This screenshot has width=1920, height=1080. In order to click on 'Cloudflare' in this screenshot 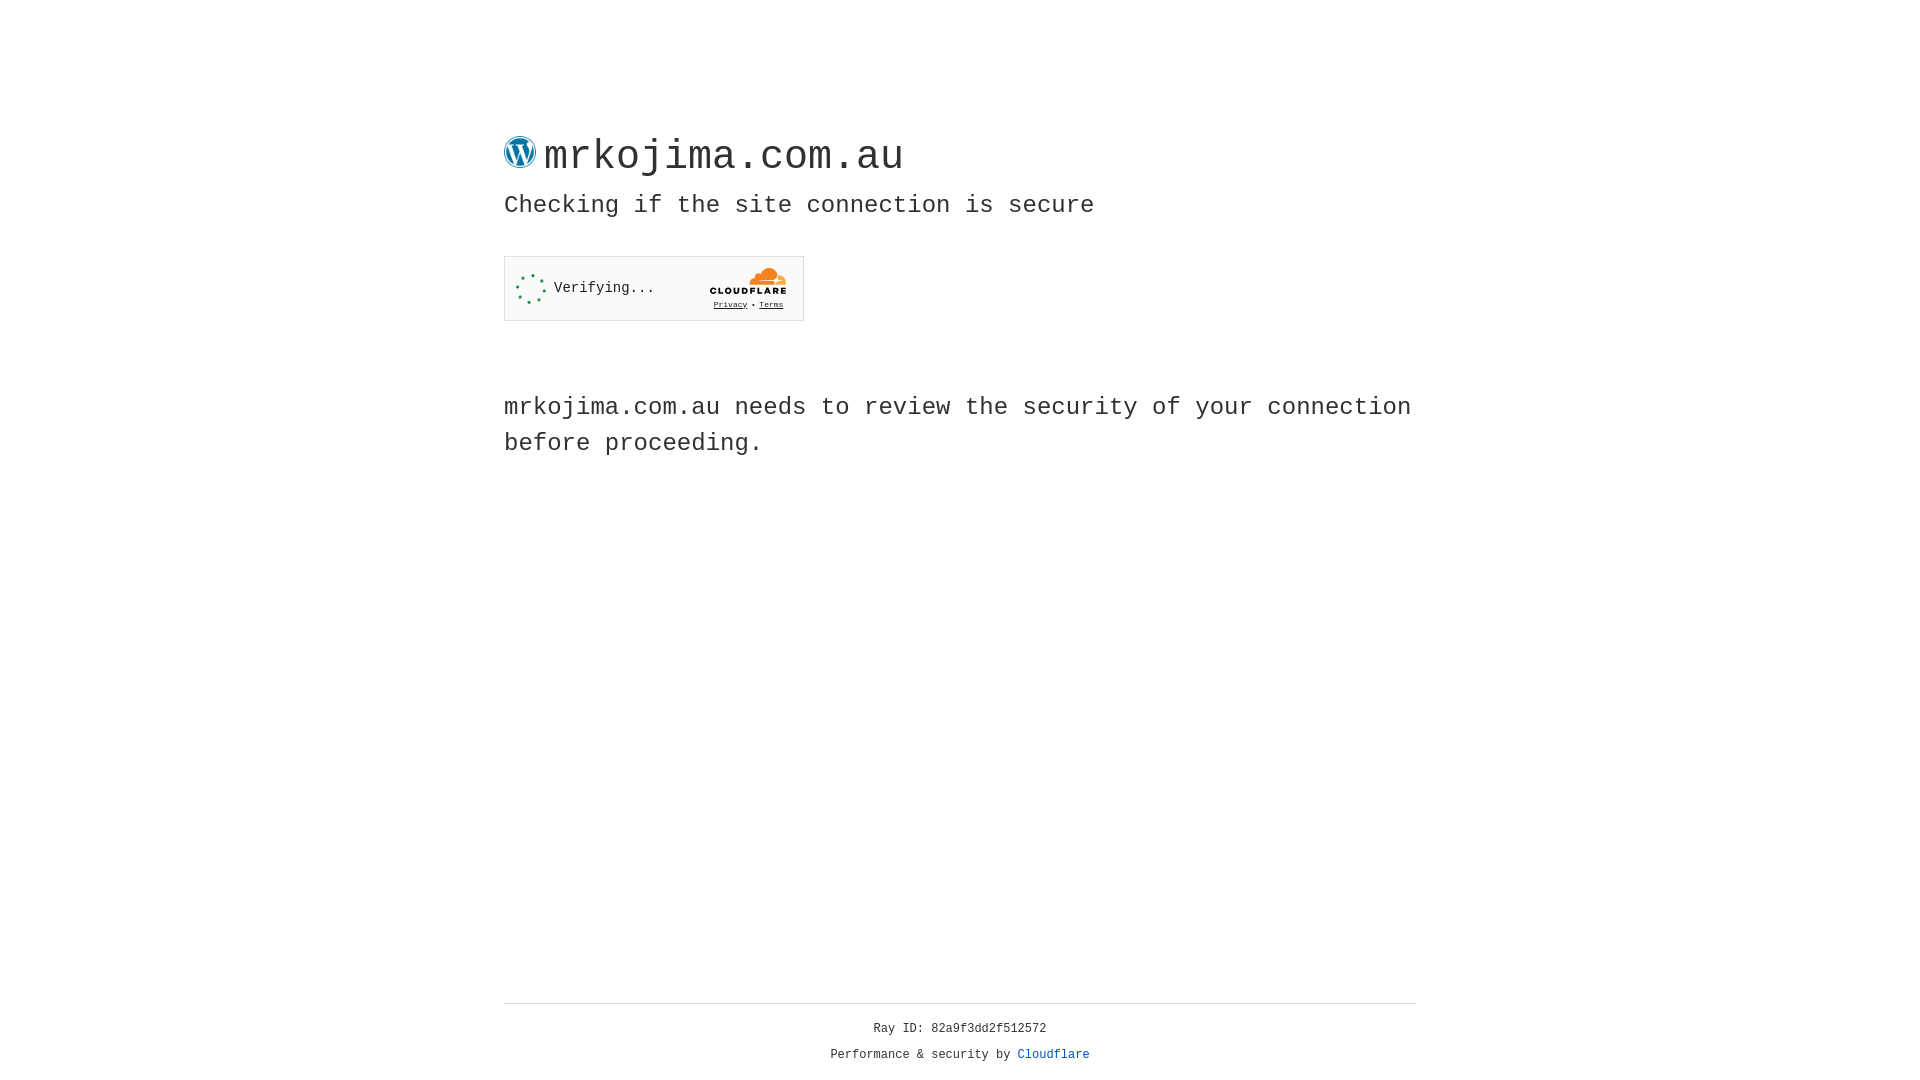, I will do `click(1053, 1054)`.